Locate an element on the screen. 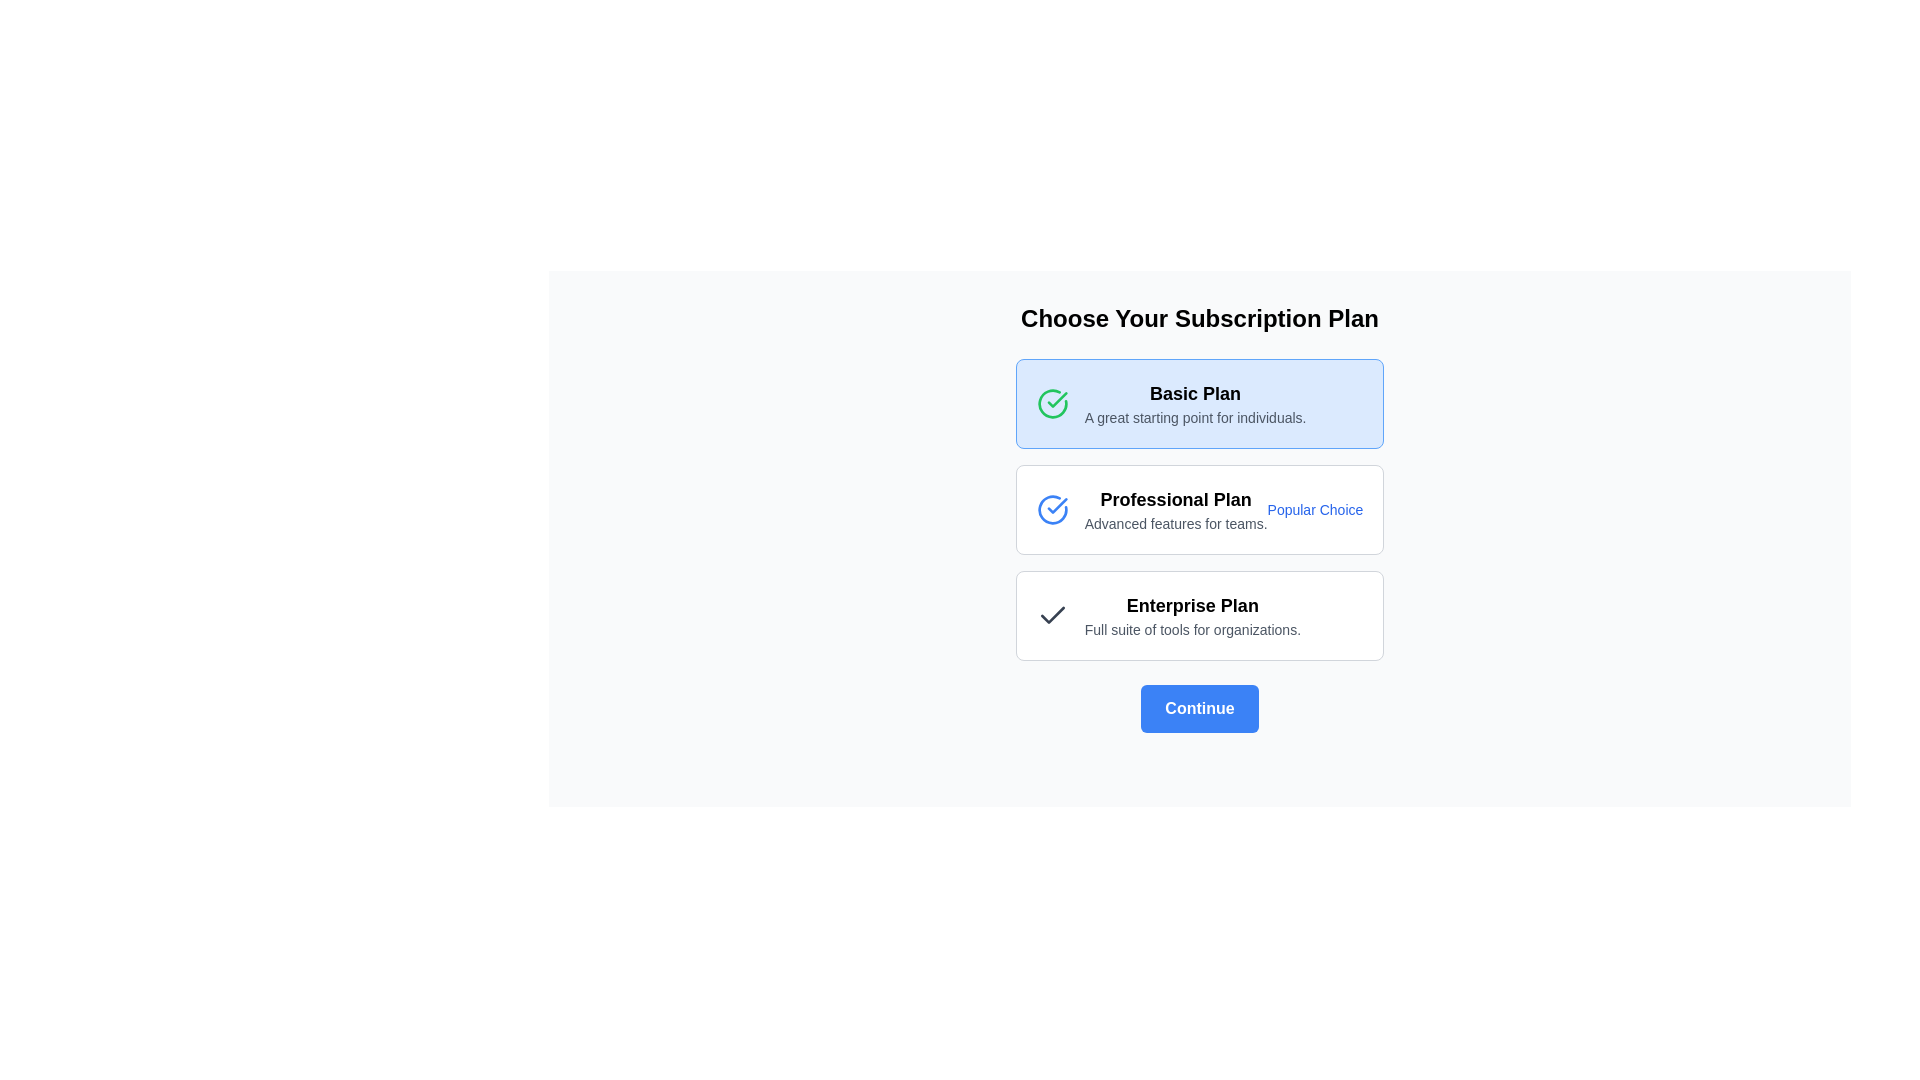 This screenshot has width=1920, height=1080. the checkmark icon located in the 'Enterprise Plan' section, which indicates selection or confirmation is located at coordinates (1051, 615).